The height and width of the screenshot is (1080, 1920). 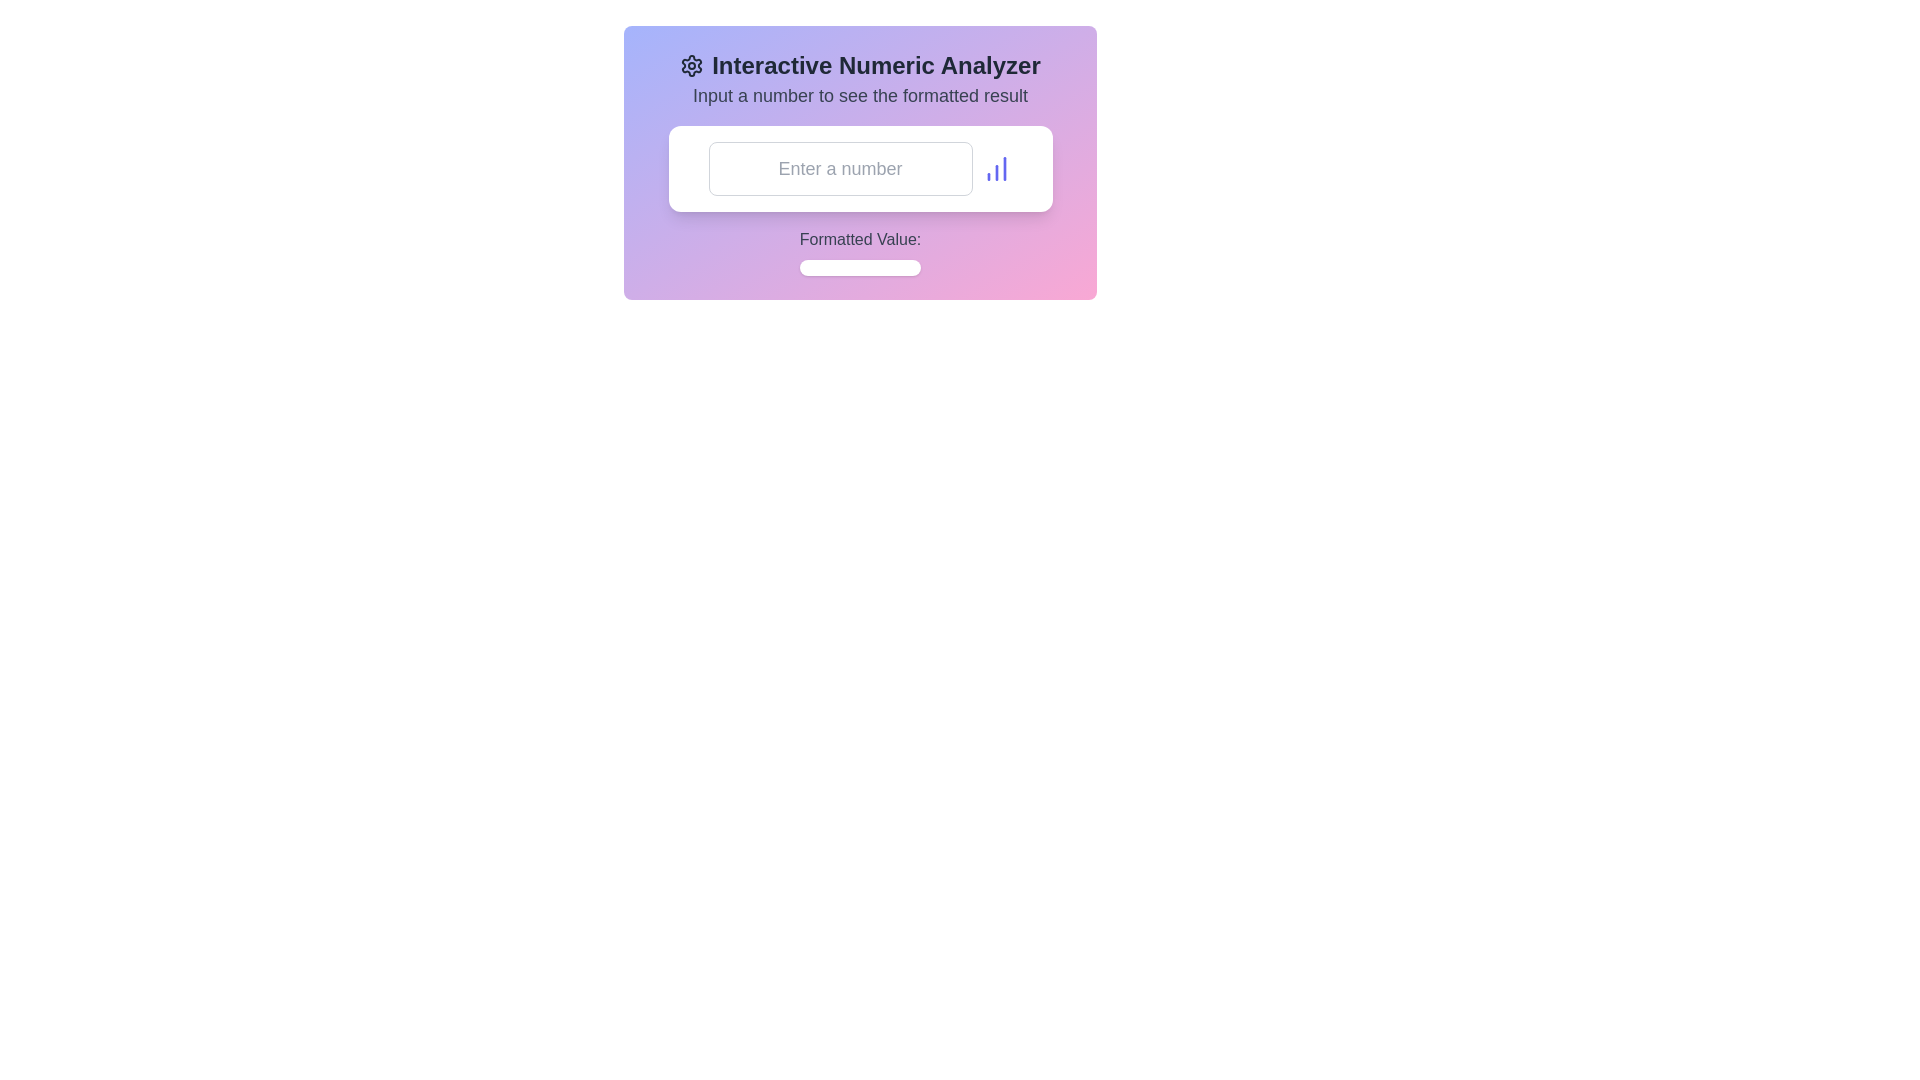 What do you see at coordinates (860, 64) in the screenshot?
I see `title text with decorative icon located at the top-center of the interface, which serves as a descriptive header indicating the page functionality` at bounding box center [860, 64].